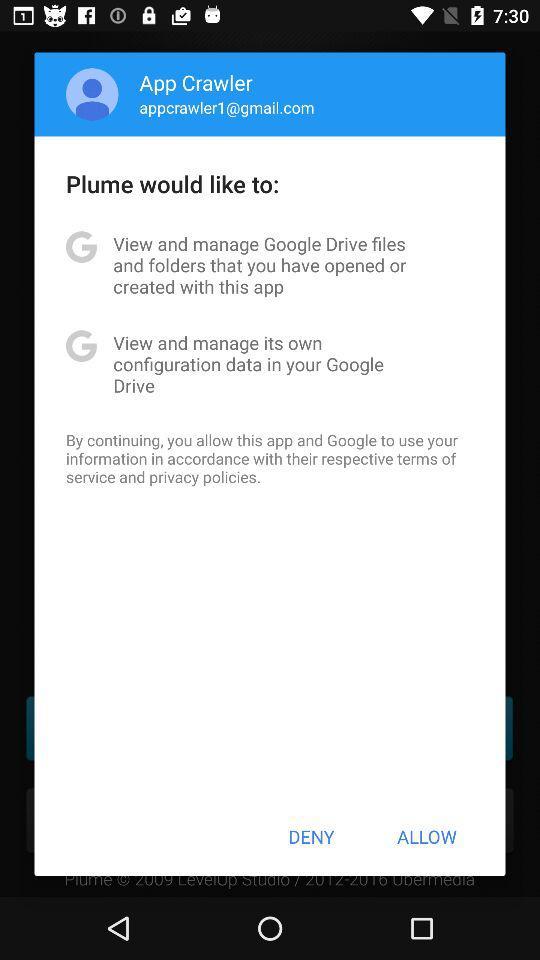  I want to click on item to the left of the allow item, so click(311, 836).